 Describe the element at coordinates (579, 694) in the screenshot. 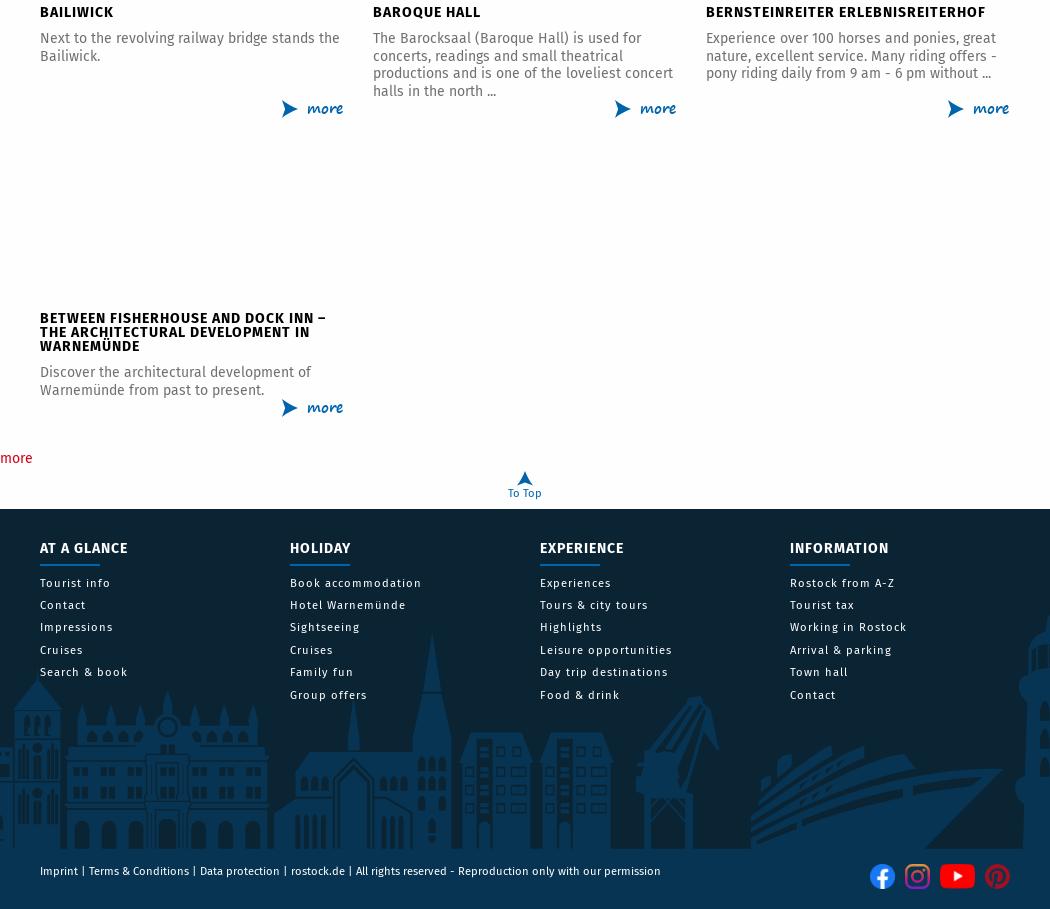

I see `'Food & drink'` at that location.